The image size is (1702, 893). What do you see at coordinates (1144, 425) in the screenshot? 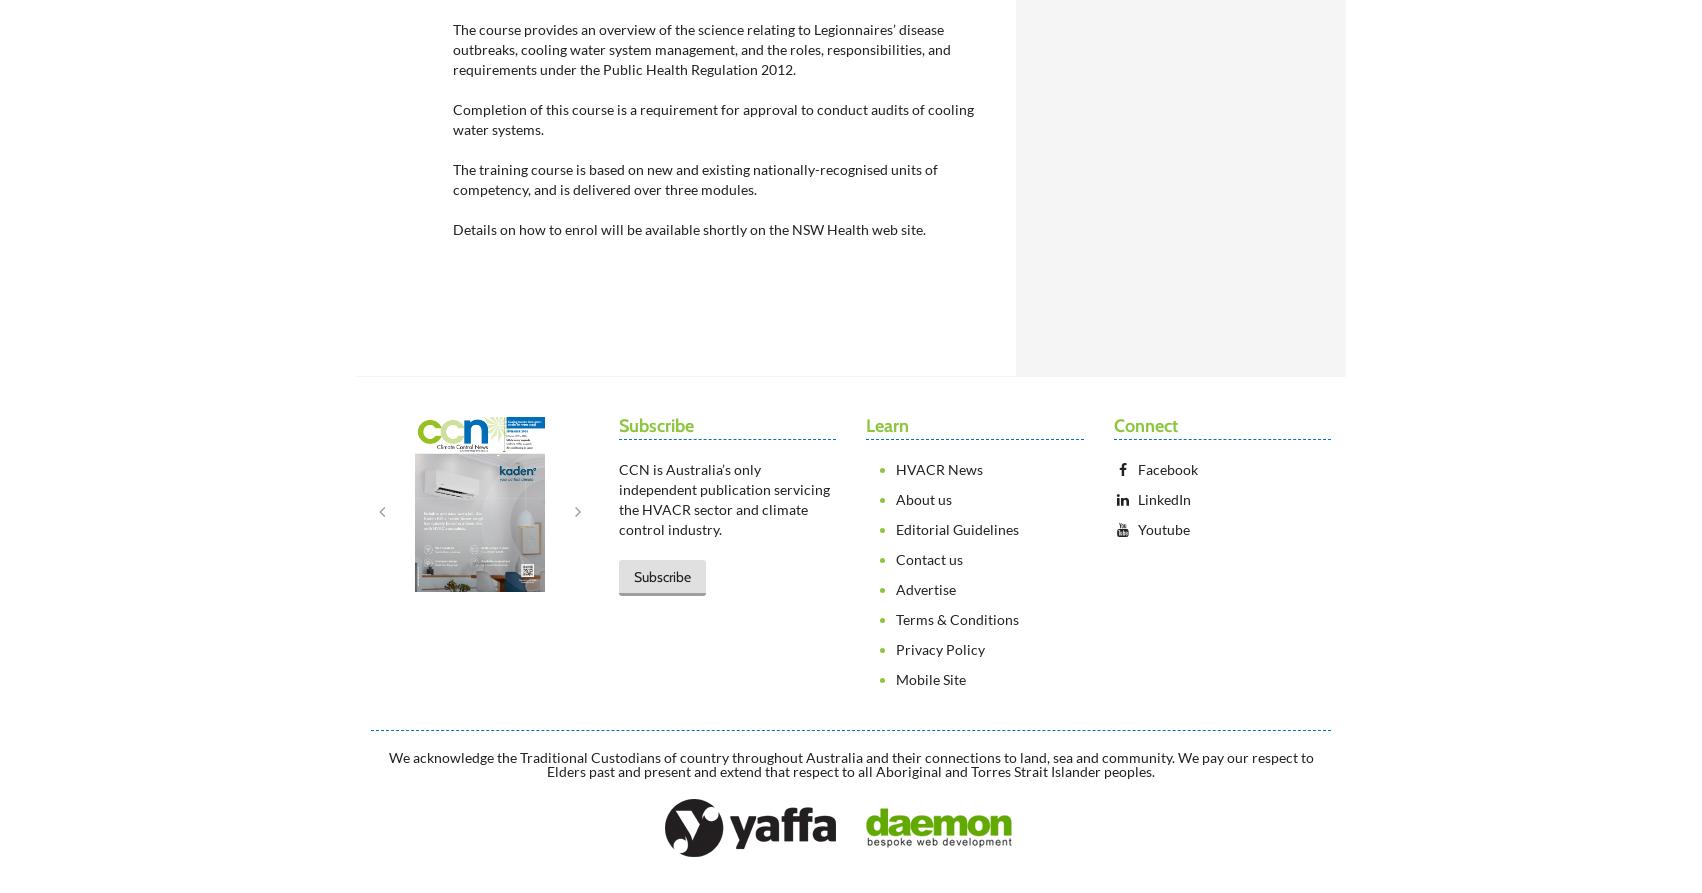
I see `'Connect'` at bounding box center [1144, 425].